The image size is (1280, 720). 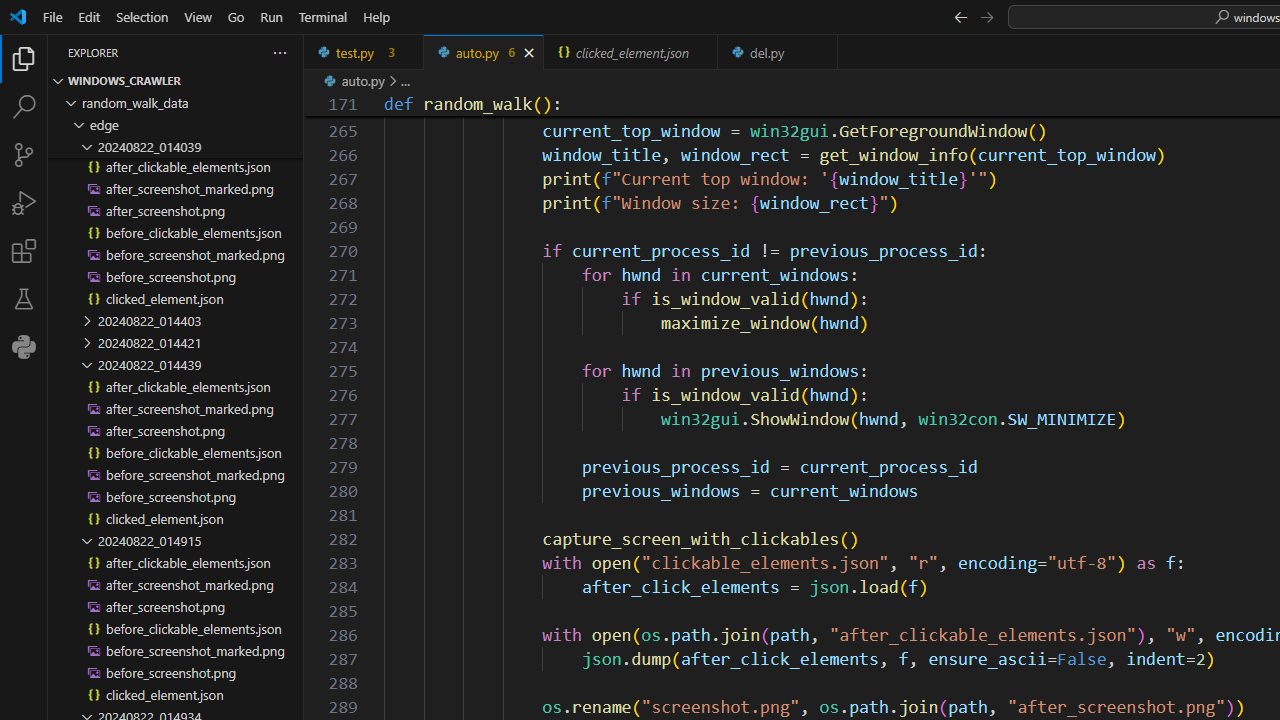 I want to click on 'test.py', so click(x=364, y=51).